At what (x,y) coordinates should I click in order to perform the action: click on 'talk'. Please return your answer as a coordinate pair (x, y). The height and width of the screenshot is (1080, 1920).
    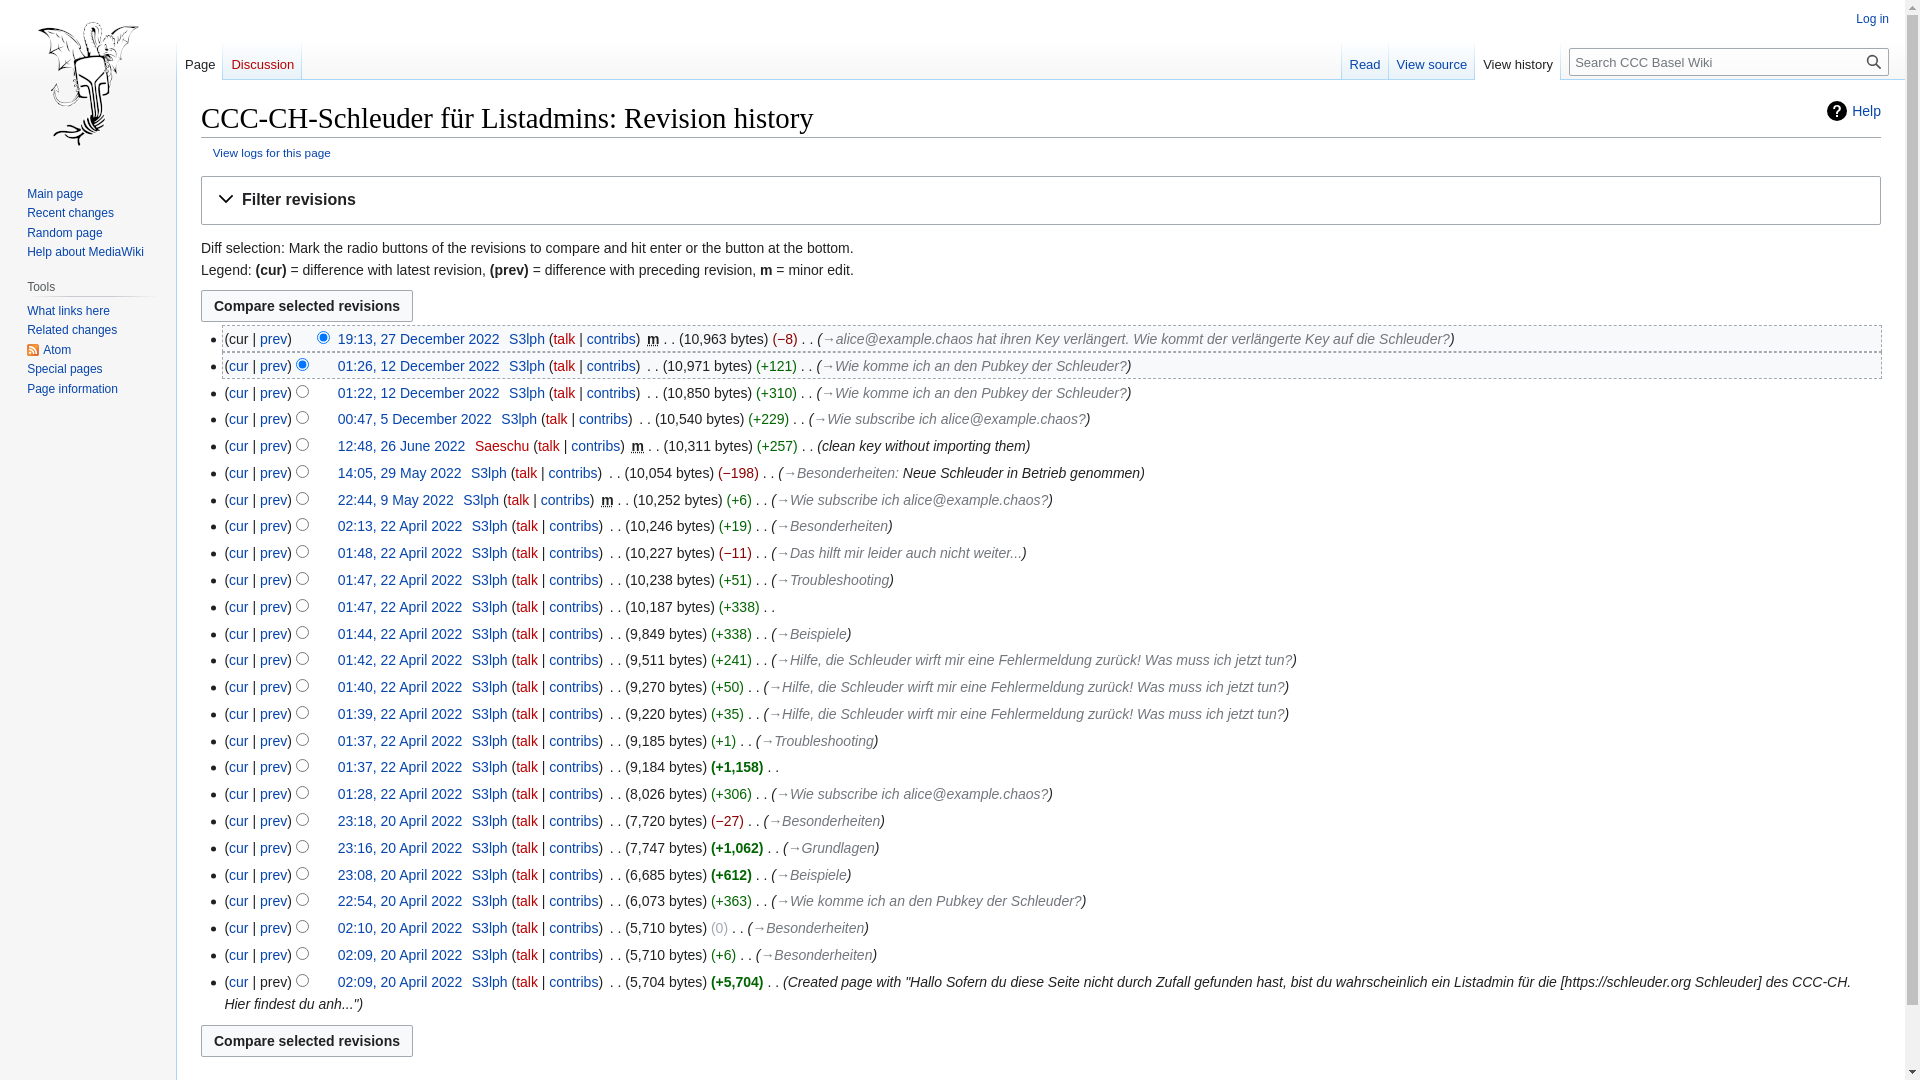
    Looking at the image, I should click on (563, 366).